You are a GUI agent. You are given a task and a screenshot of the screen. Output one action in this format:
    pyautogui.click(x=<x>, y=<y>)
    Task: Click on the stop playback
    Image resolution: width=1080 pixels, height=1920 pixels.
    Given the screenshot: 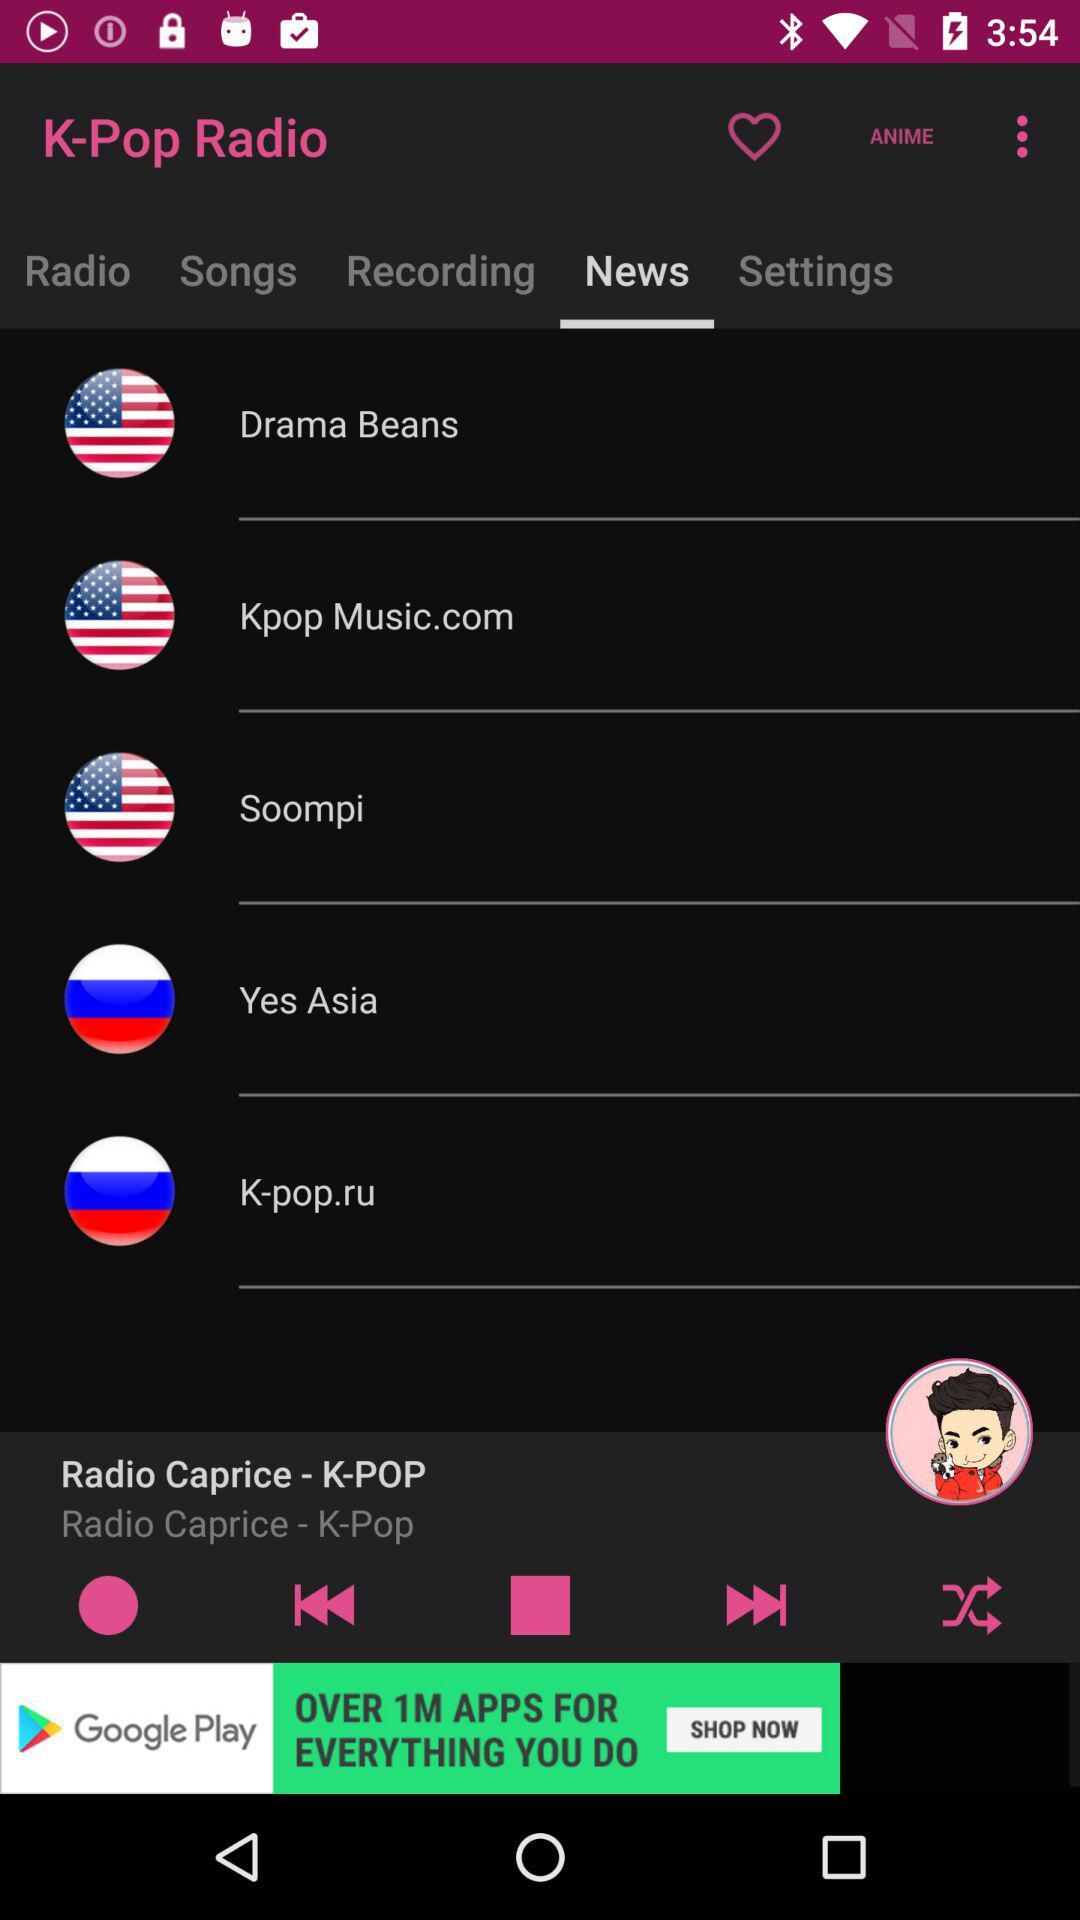 What is the action you would take?
    pyautogui.click(x=540, y=1604)
    